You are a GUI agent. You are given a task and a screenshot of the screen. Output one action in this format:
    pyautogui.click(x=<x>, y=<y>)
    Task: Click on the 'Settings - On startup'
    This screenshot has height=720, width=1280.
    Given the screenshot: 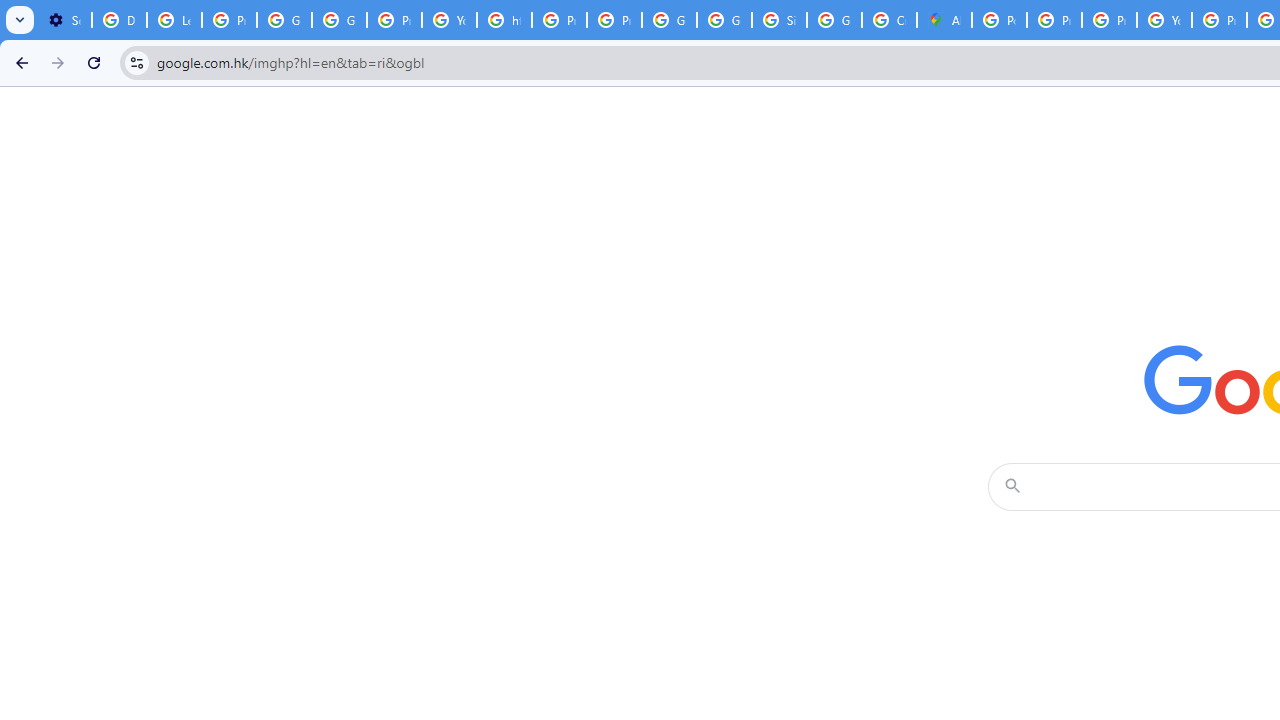 What is the action you would take?
    pyautogui.click(x=64, y=20)
    